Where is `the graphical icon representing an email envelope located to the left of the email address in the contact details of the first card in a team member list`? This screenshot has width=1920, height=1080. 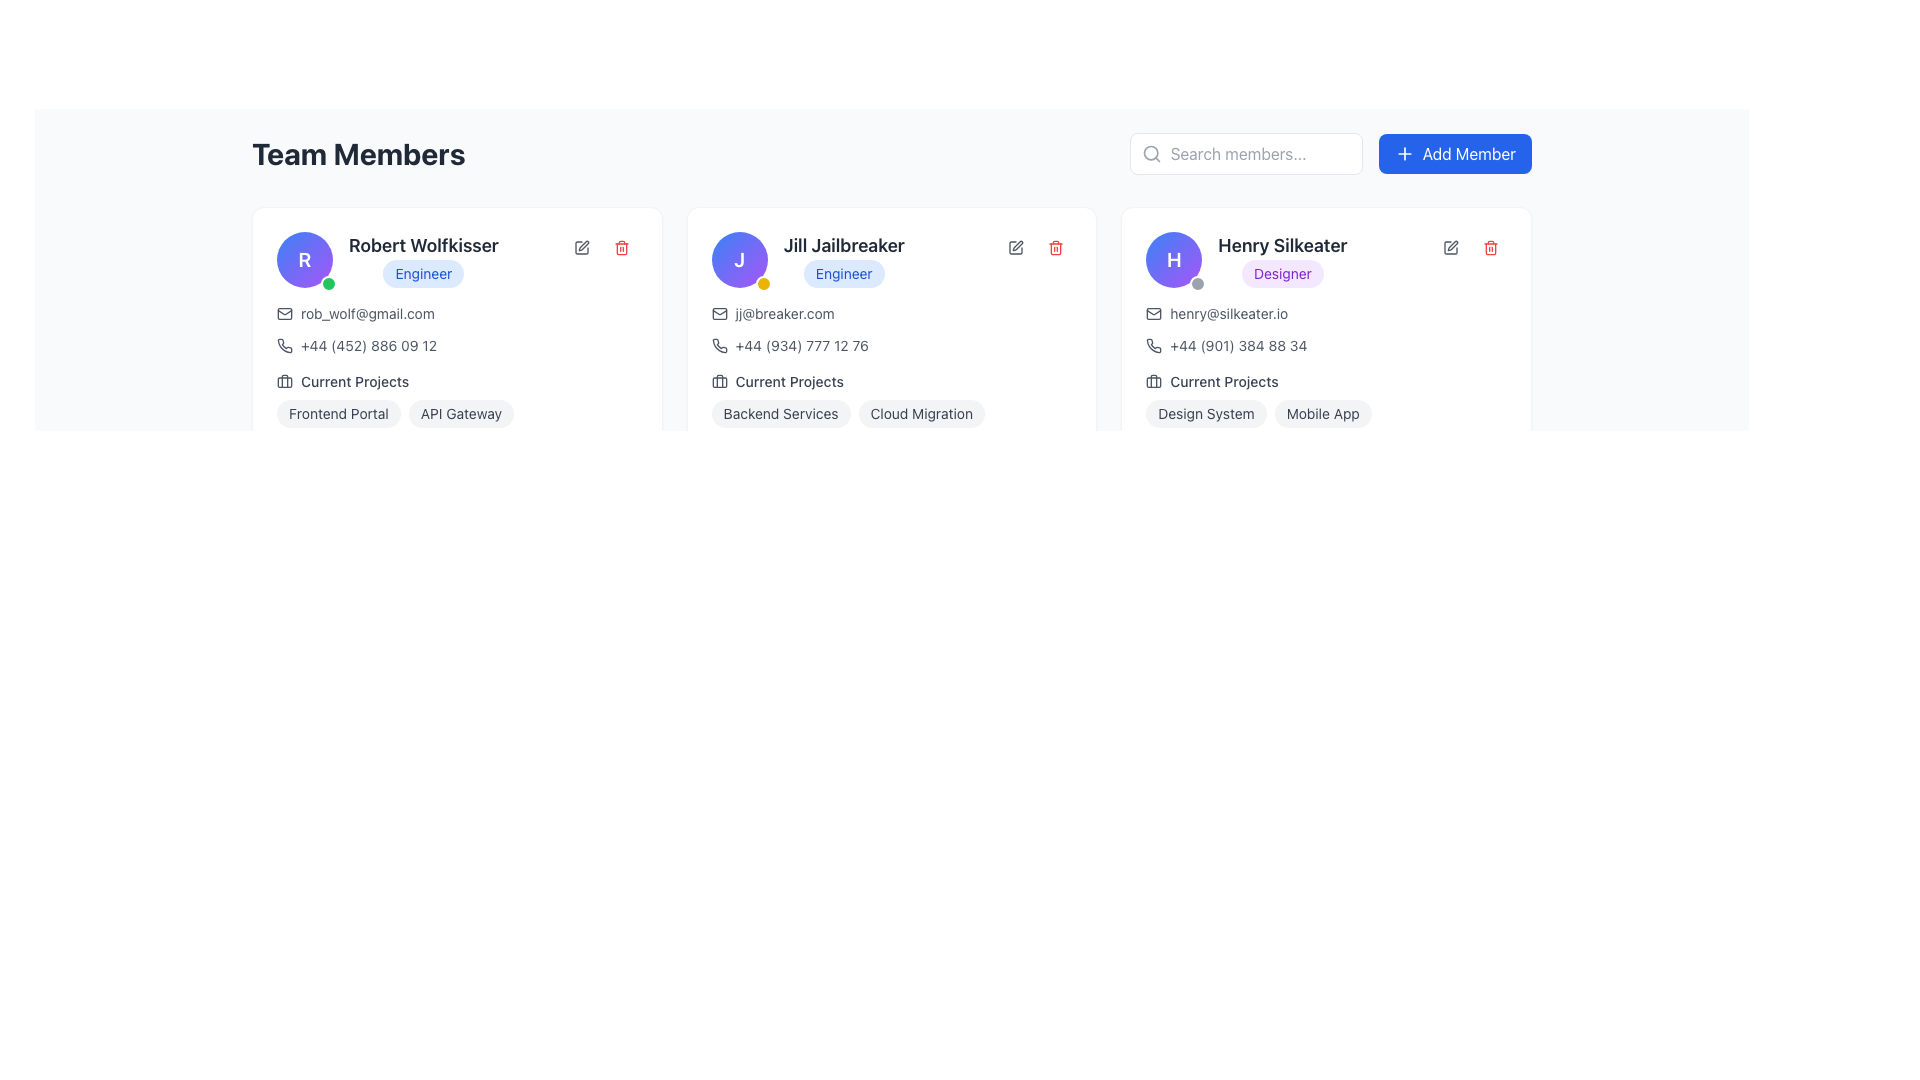
the graphical icon representing an email envelope located to the left of the email address in the contact details of the first card in a team member list is located at coordinates (283, 313).